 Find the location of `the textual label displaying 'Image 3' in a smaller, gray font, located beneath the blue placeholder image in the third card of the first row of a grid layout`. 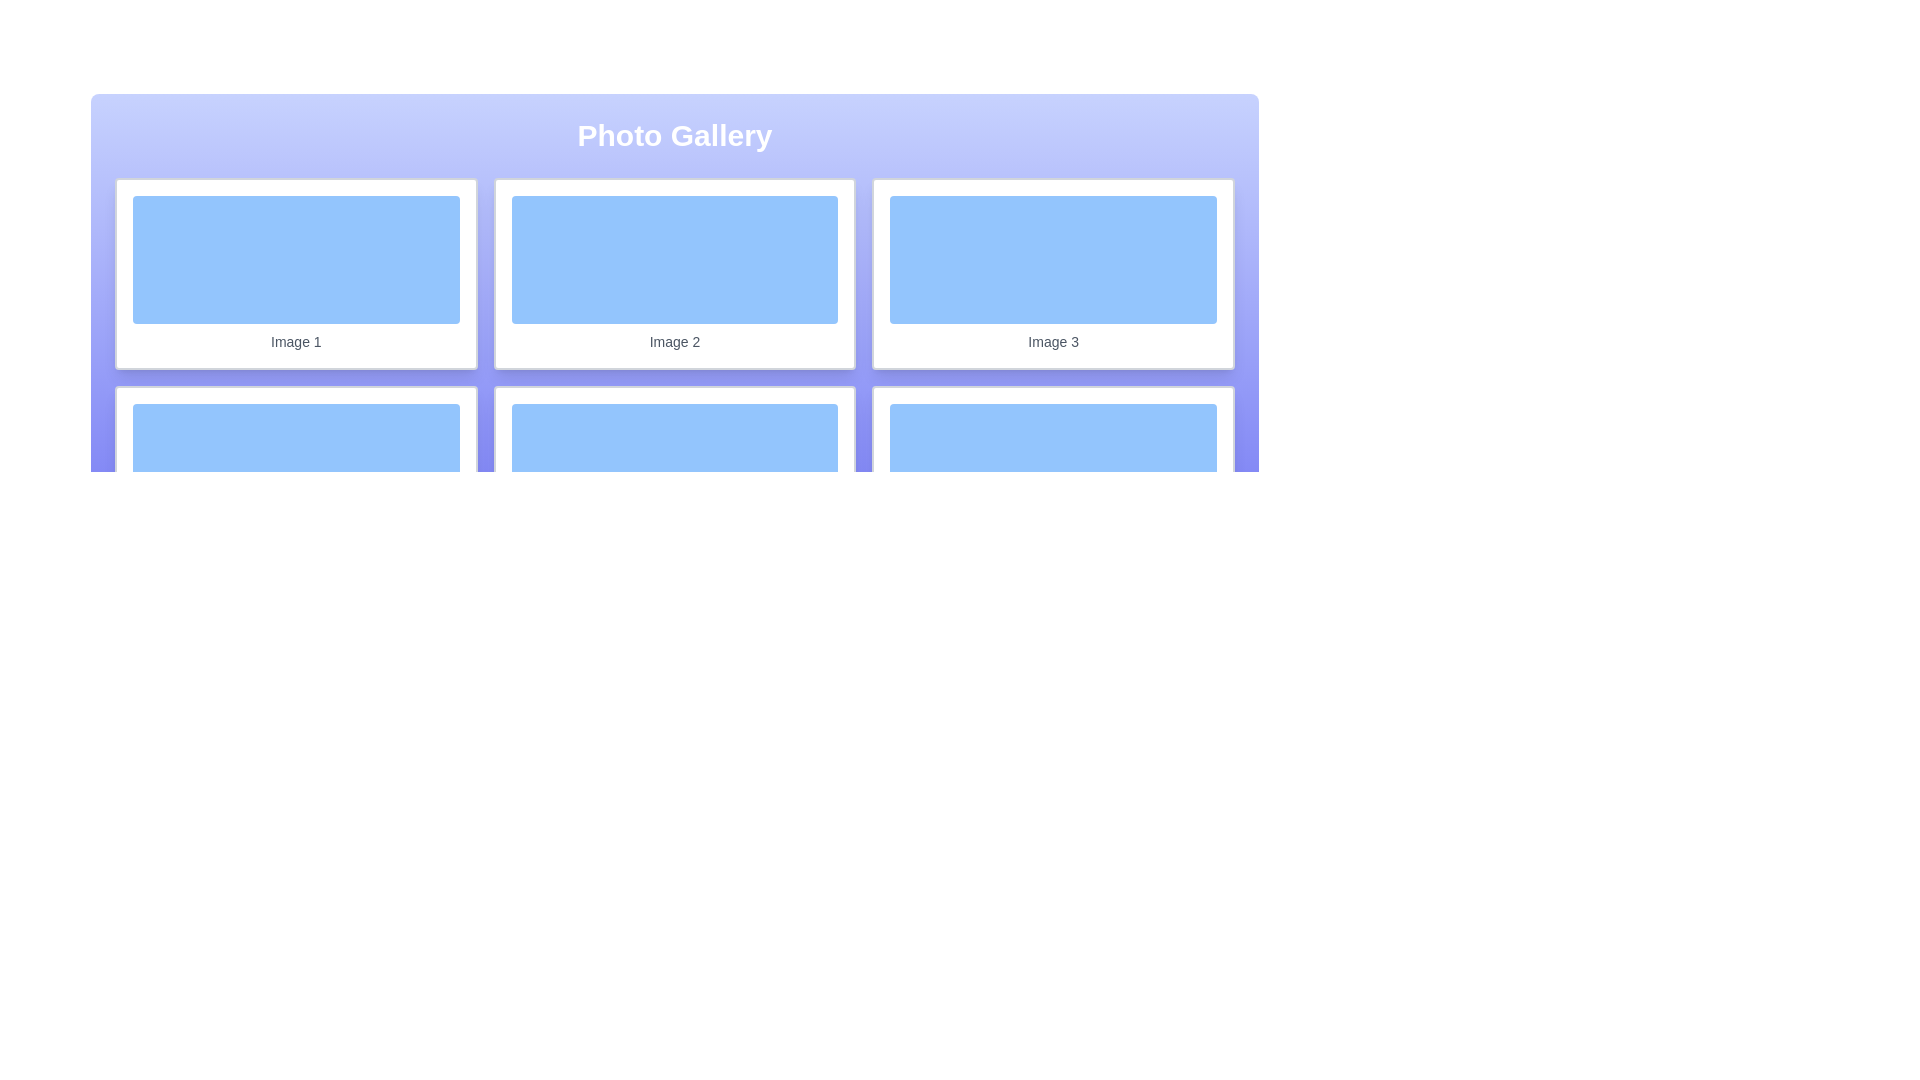

the textual label displaying 'Image 3' in a smaller, gray font, located beneath the blue placeholder image in the third card of the first row of a grid layout is located at coordinates (1052, 341).